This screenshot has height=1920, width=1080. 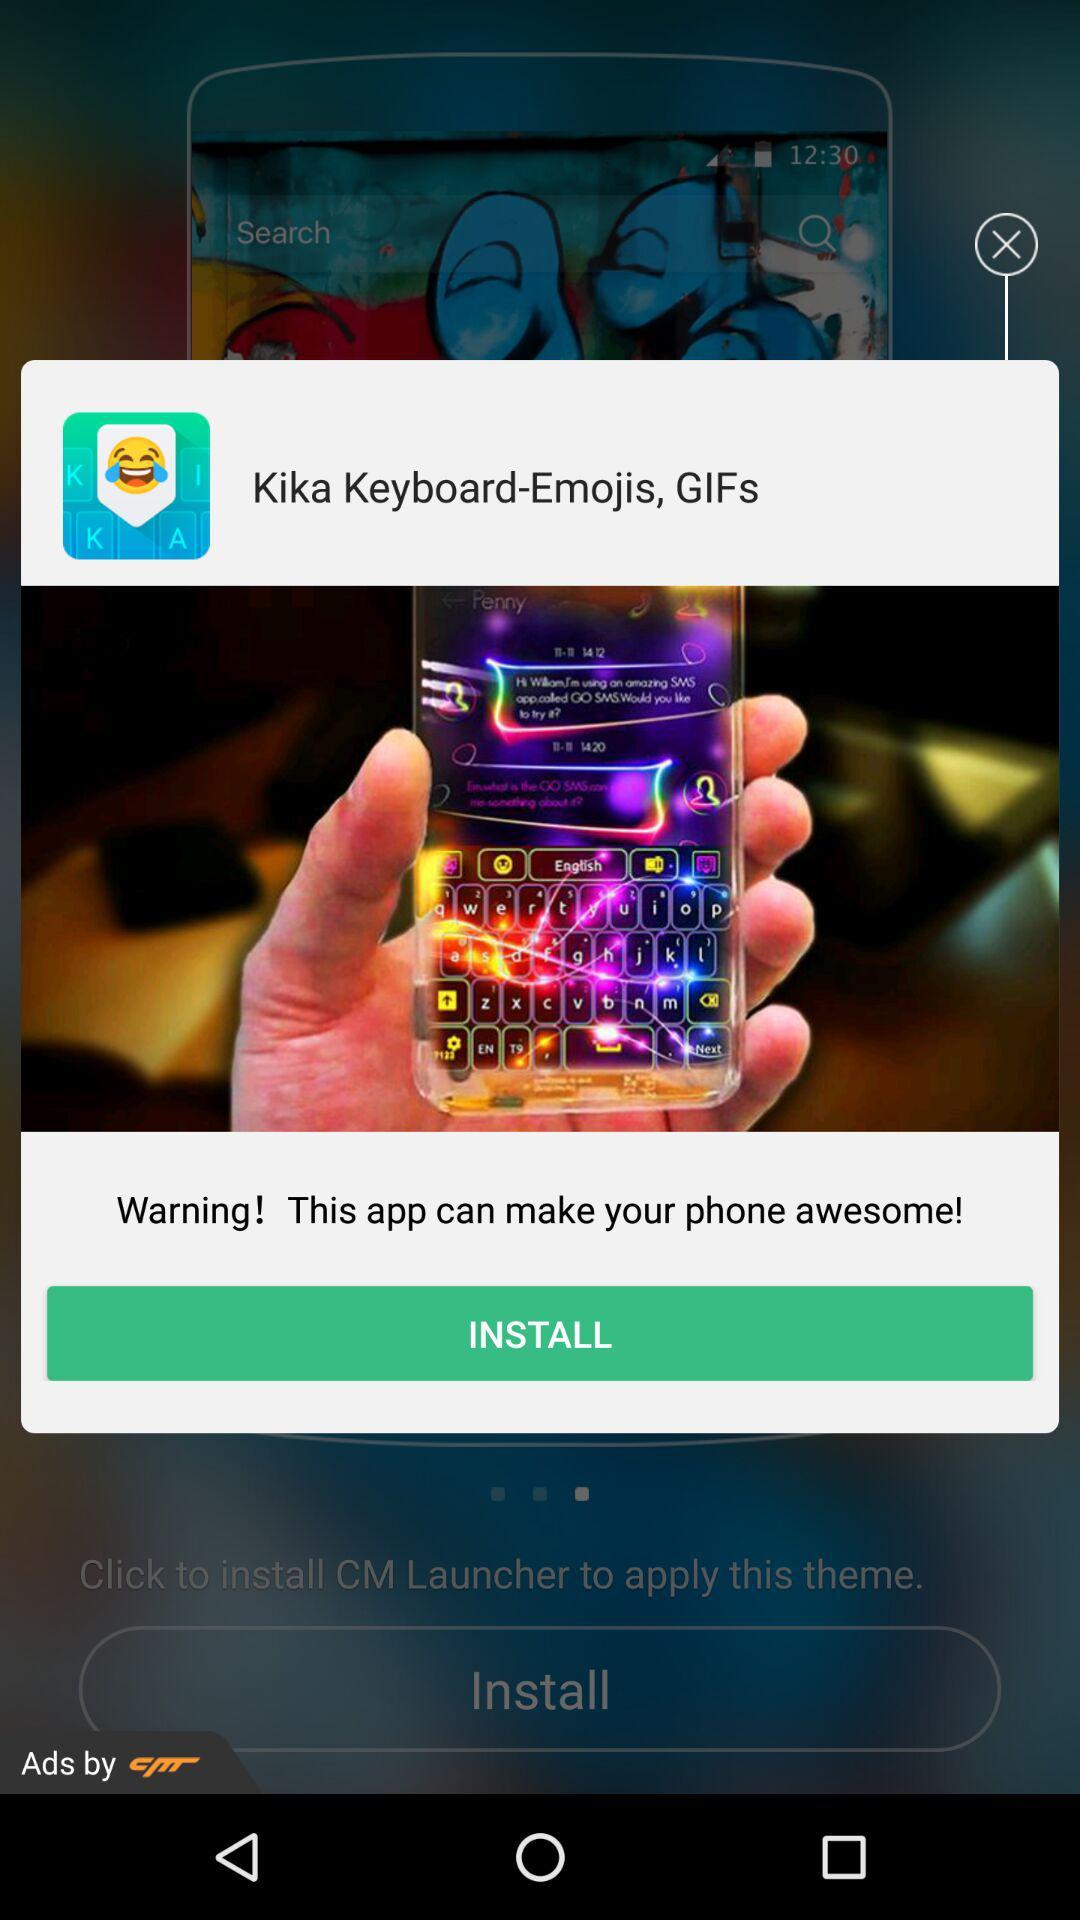 What do you see at coordinates (540, 1333) in the screenshot?
I see `install` at bounding box center [540, 1333].